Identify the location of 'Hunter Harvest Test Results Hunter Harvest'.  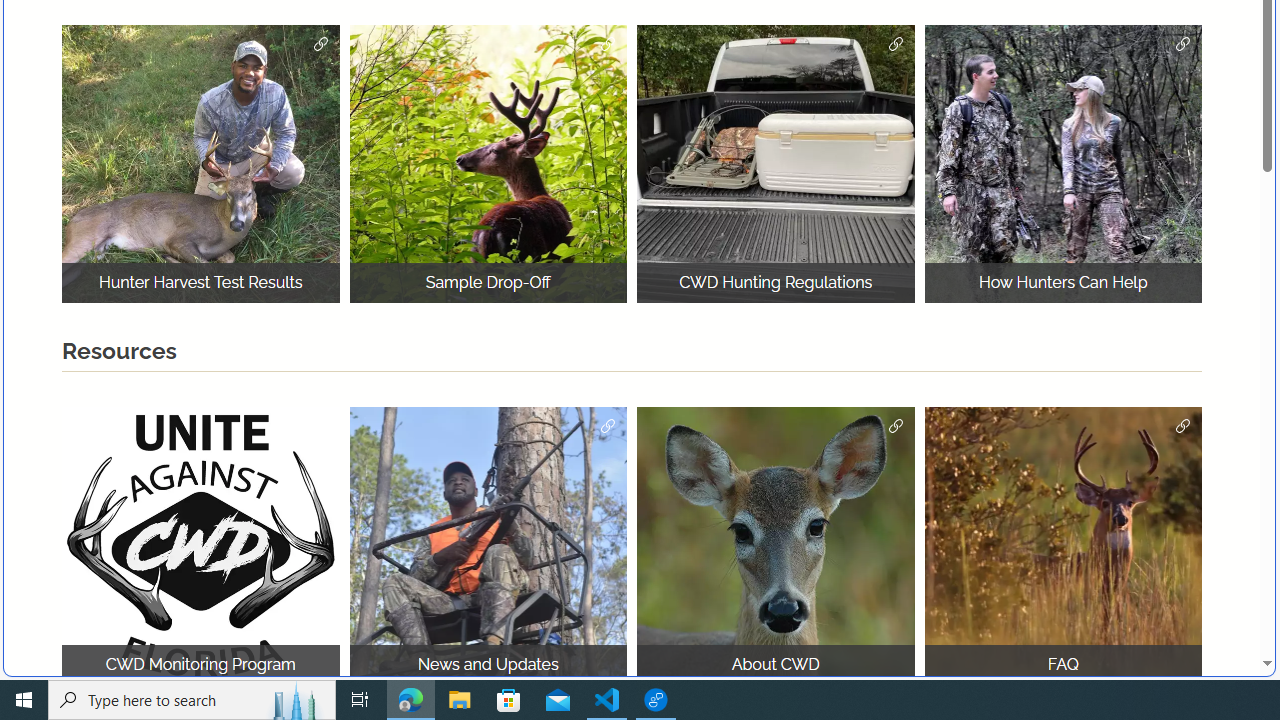
(200, 163).